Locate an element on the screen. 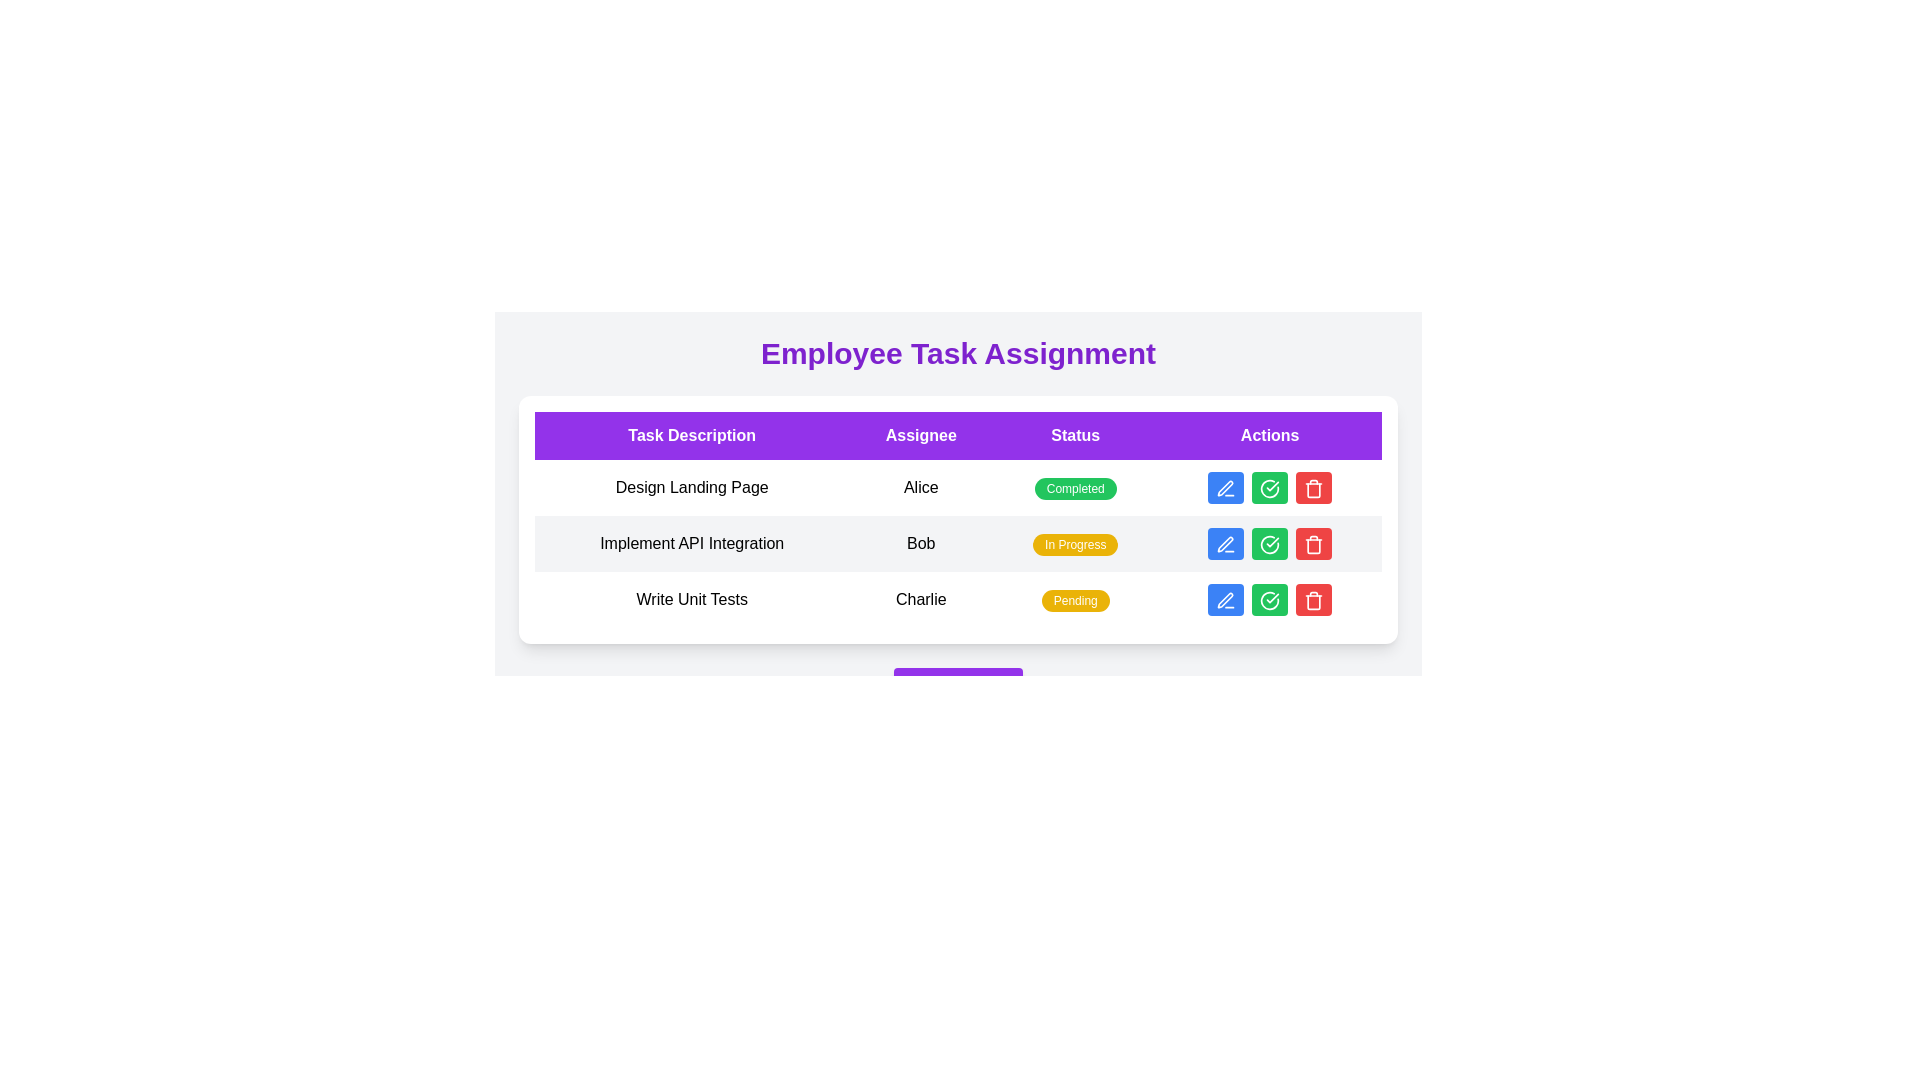  the middle button in the 'Actions' column of the second row for the task 'Implement API Integration' assigned to 'Bob' is located at coordinates (1269, 543).